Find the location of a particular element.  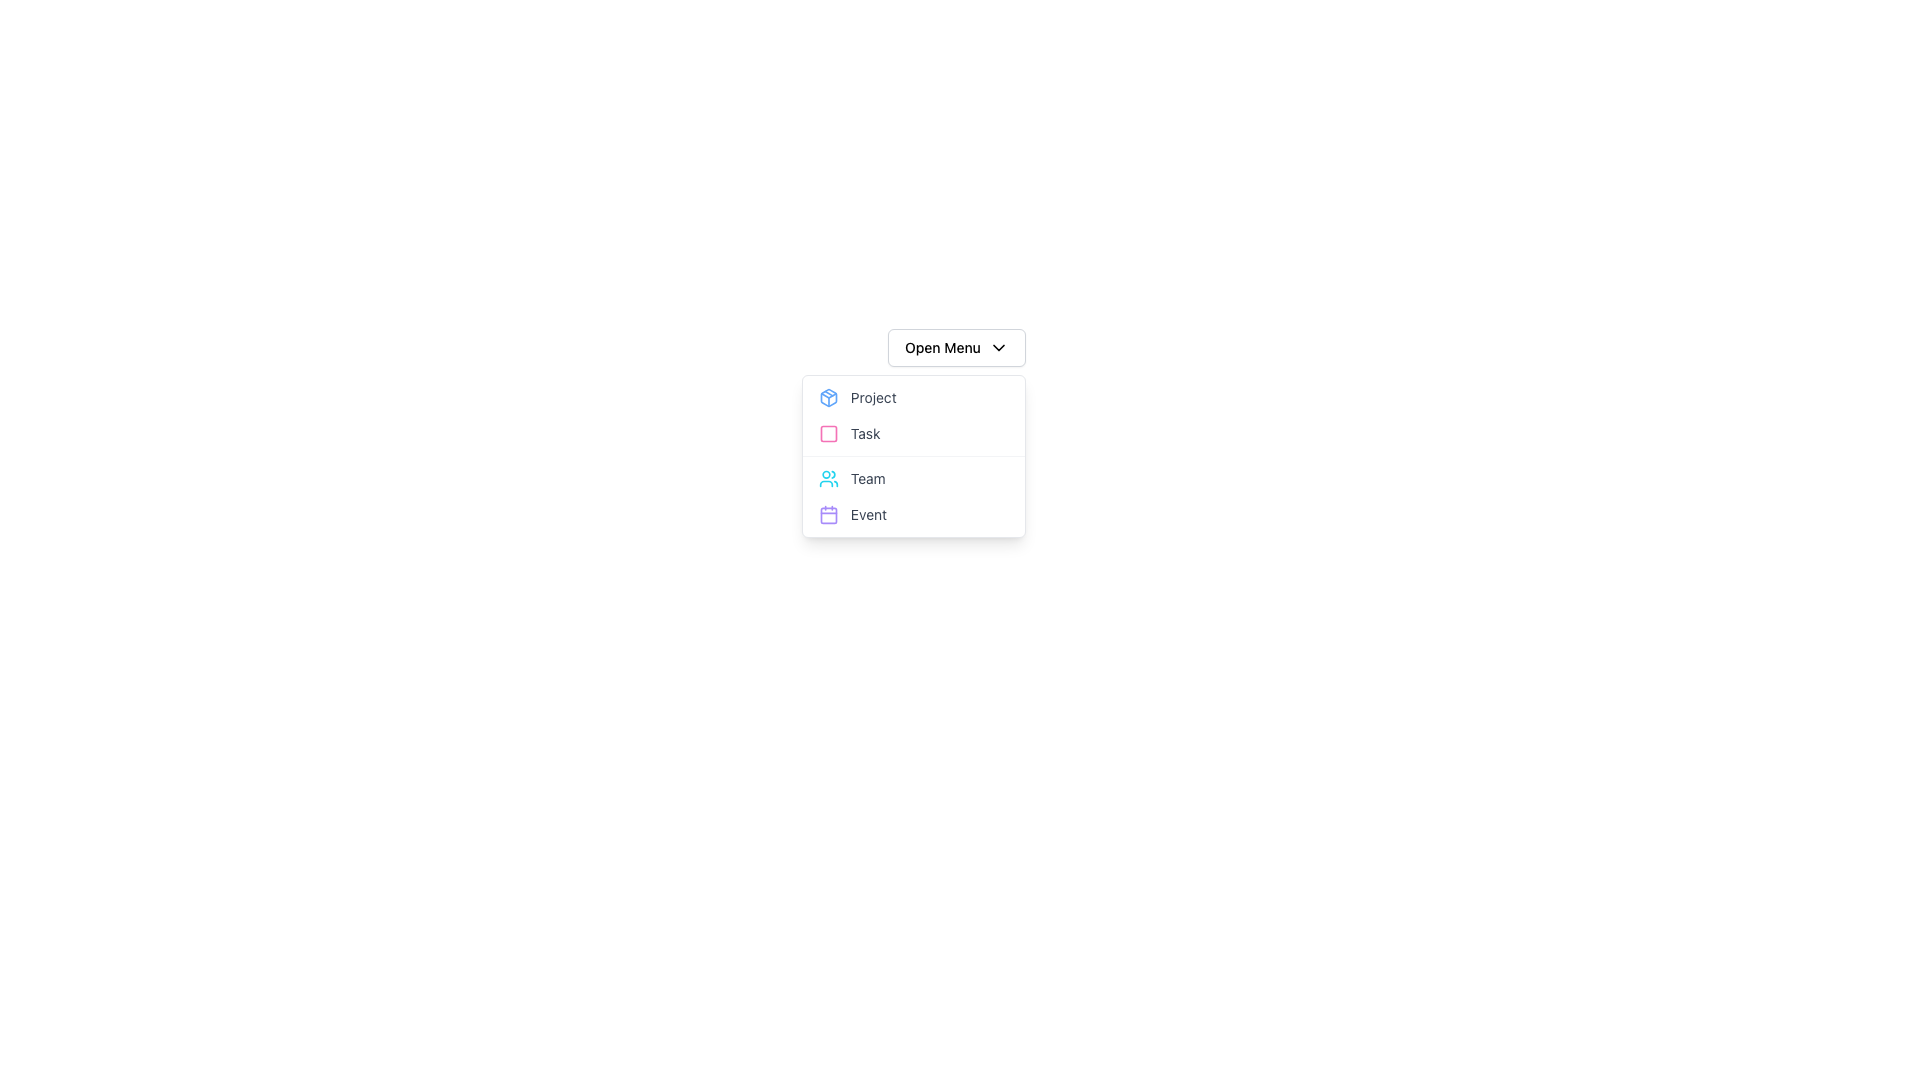

the dropdown menu toggle icon located at the far right inside the 'Open Menu' button is located at coordinates (998, 346).